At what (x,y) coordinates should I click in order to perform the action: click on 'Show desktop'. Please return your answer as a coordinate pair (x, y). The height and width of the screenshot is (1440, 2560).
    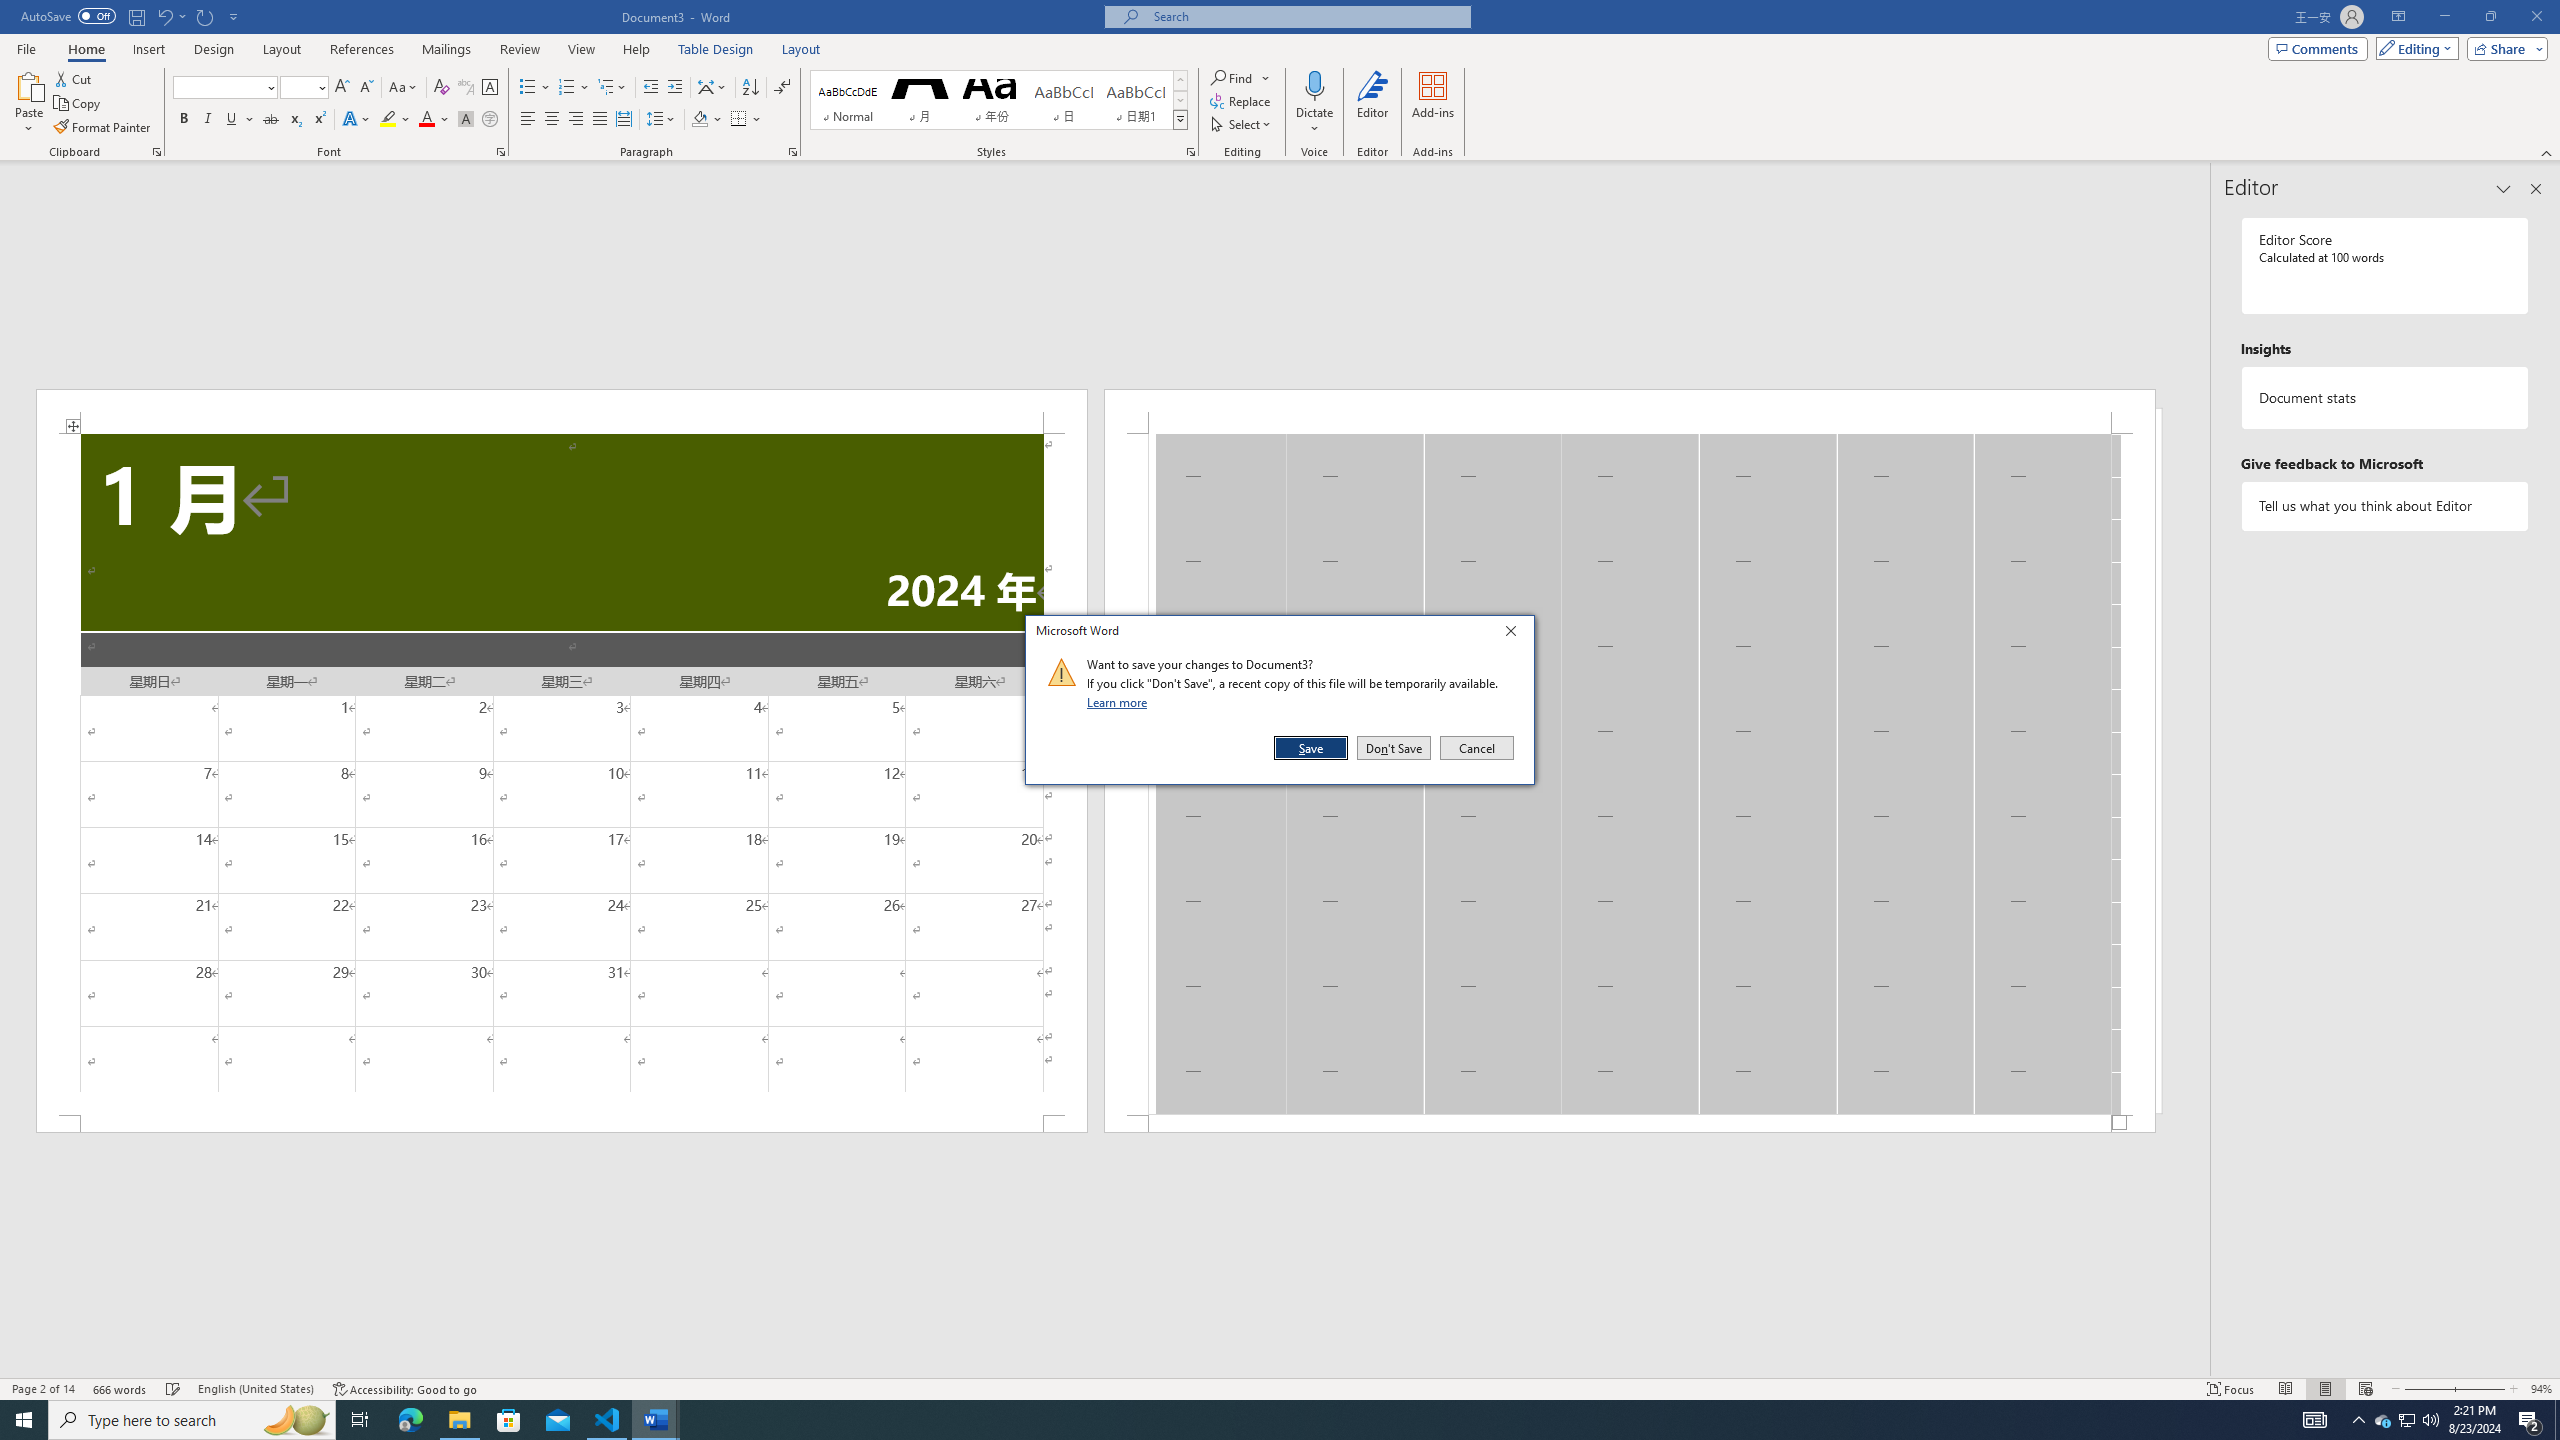
    Looking at the image, I should click on (2556, 1418).